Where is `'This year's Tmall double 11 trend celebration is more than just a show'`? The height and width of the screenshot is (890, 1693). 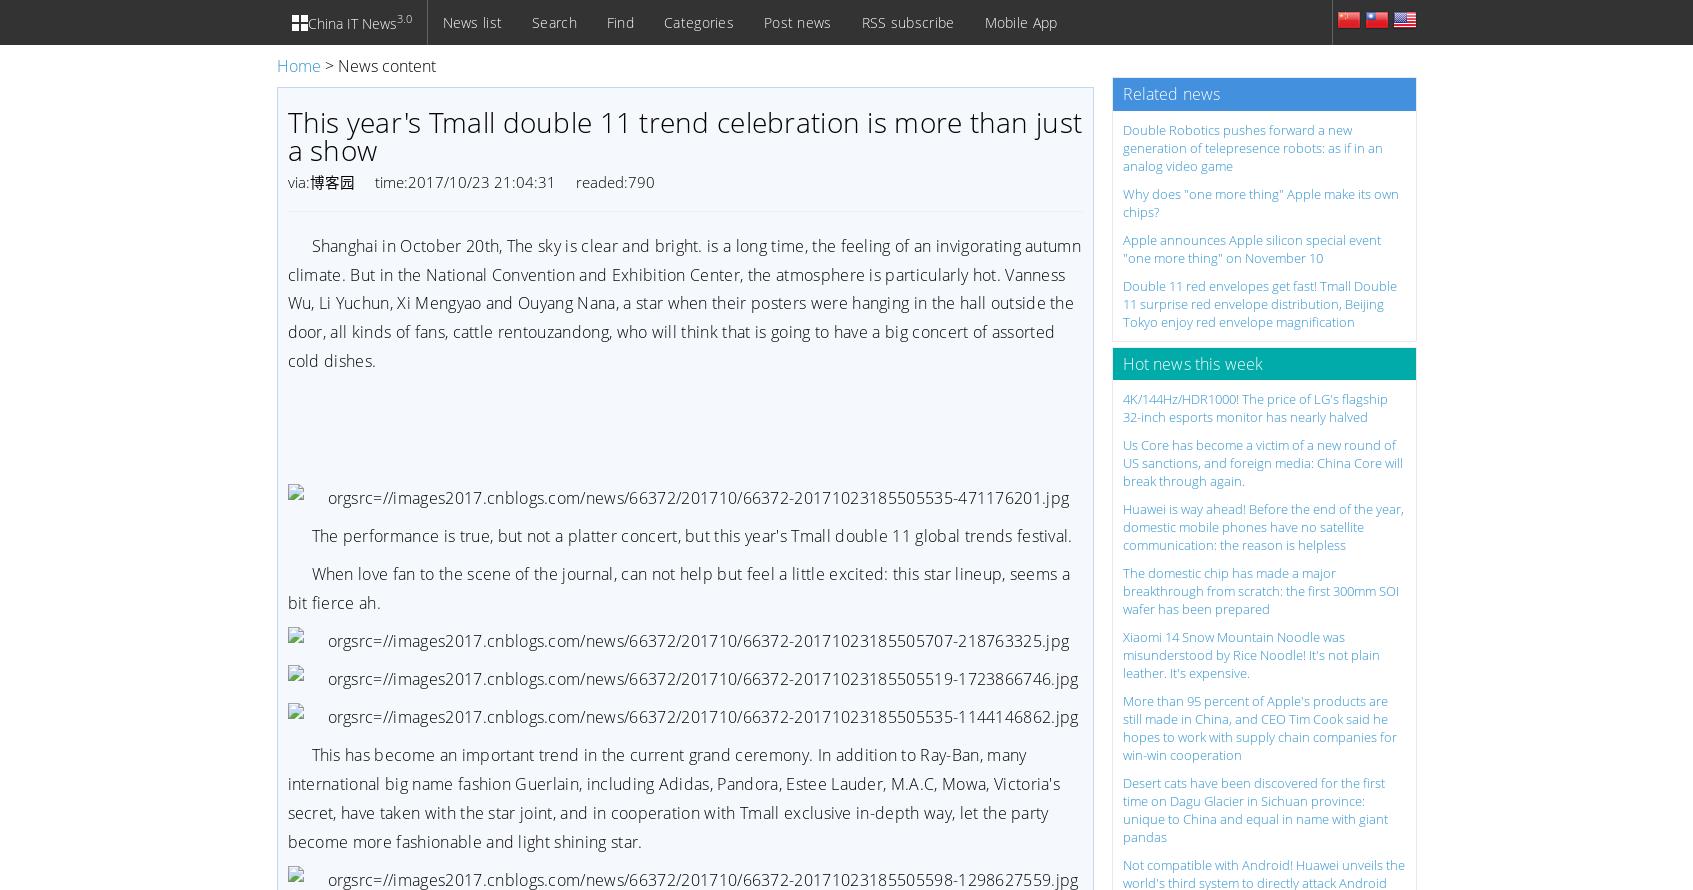 'This year's Tmall double 11 trend celebration is more than just a show' is located at coordinates (683, 134).